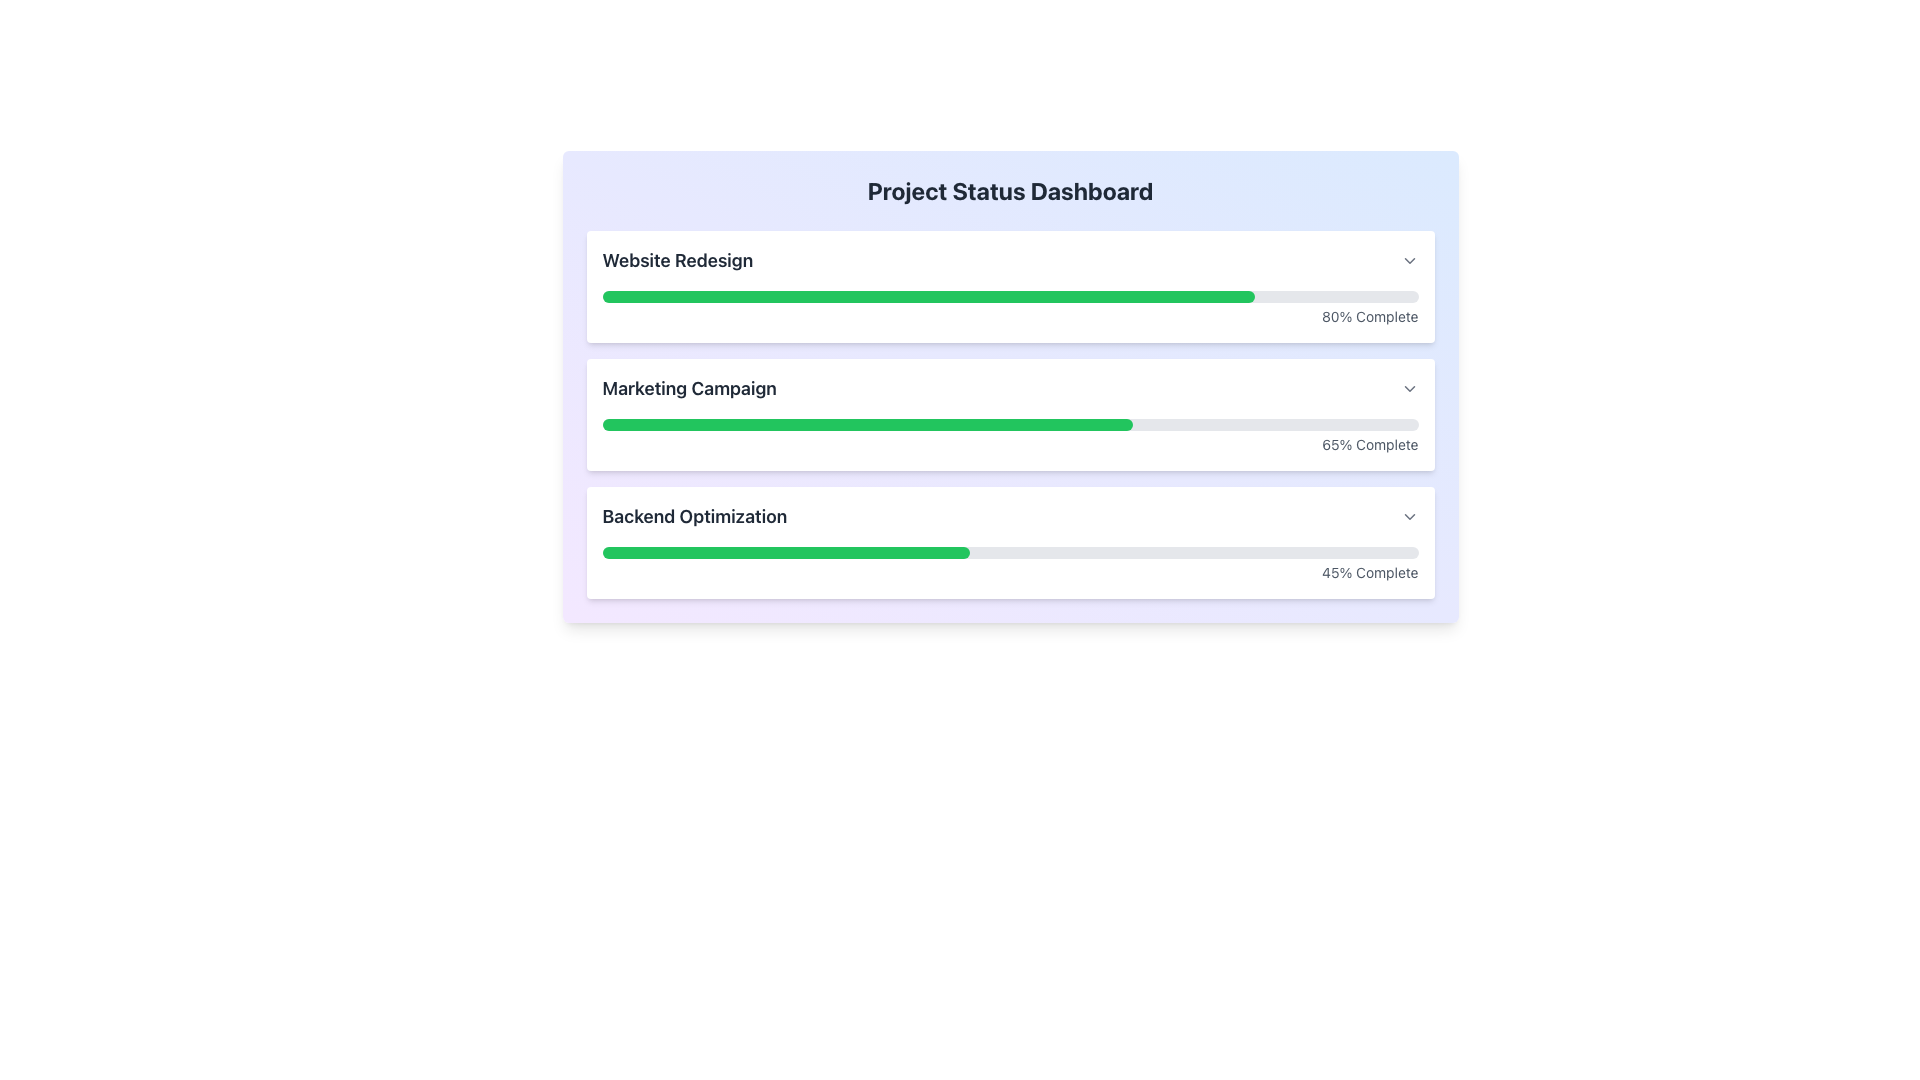 Image resolution: width=1920 pixels, height=1080 pixels. I want to click on the Progress Bar that visually represents the completion of the 'Marketing Campaign' task, which is currently at 65%, so click(867, 423).